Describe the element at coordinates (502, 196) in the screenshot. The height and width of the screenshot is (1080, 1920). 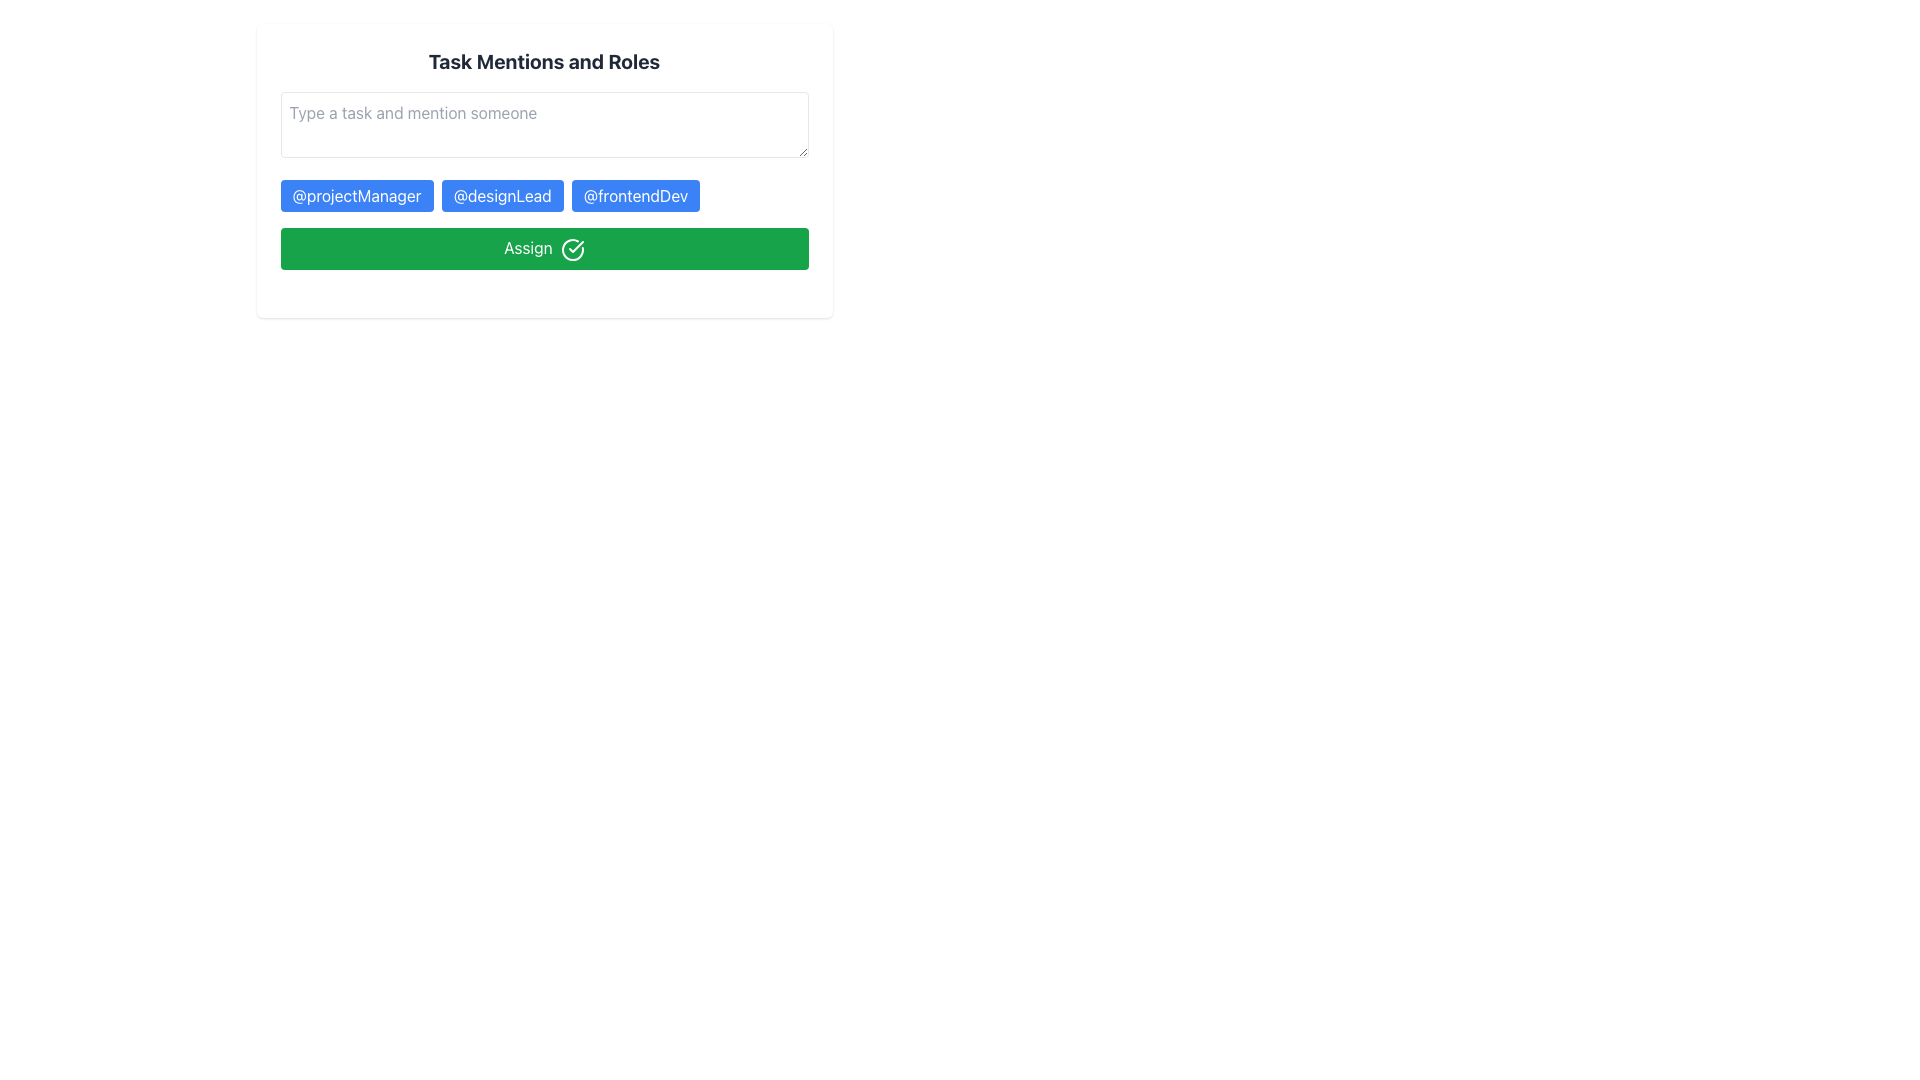
I see `the '@designLead' tag, which is a pill-shaped button with a blue background and white text` at that location.